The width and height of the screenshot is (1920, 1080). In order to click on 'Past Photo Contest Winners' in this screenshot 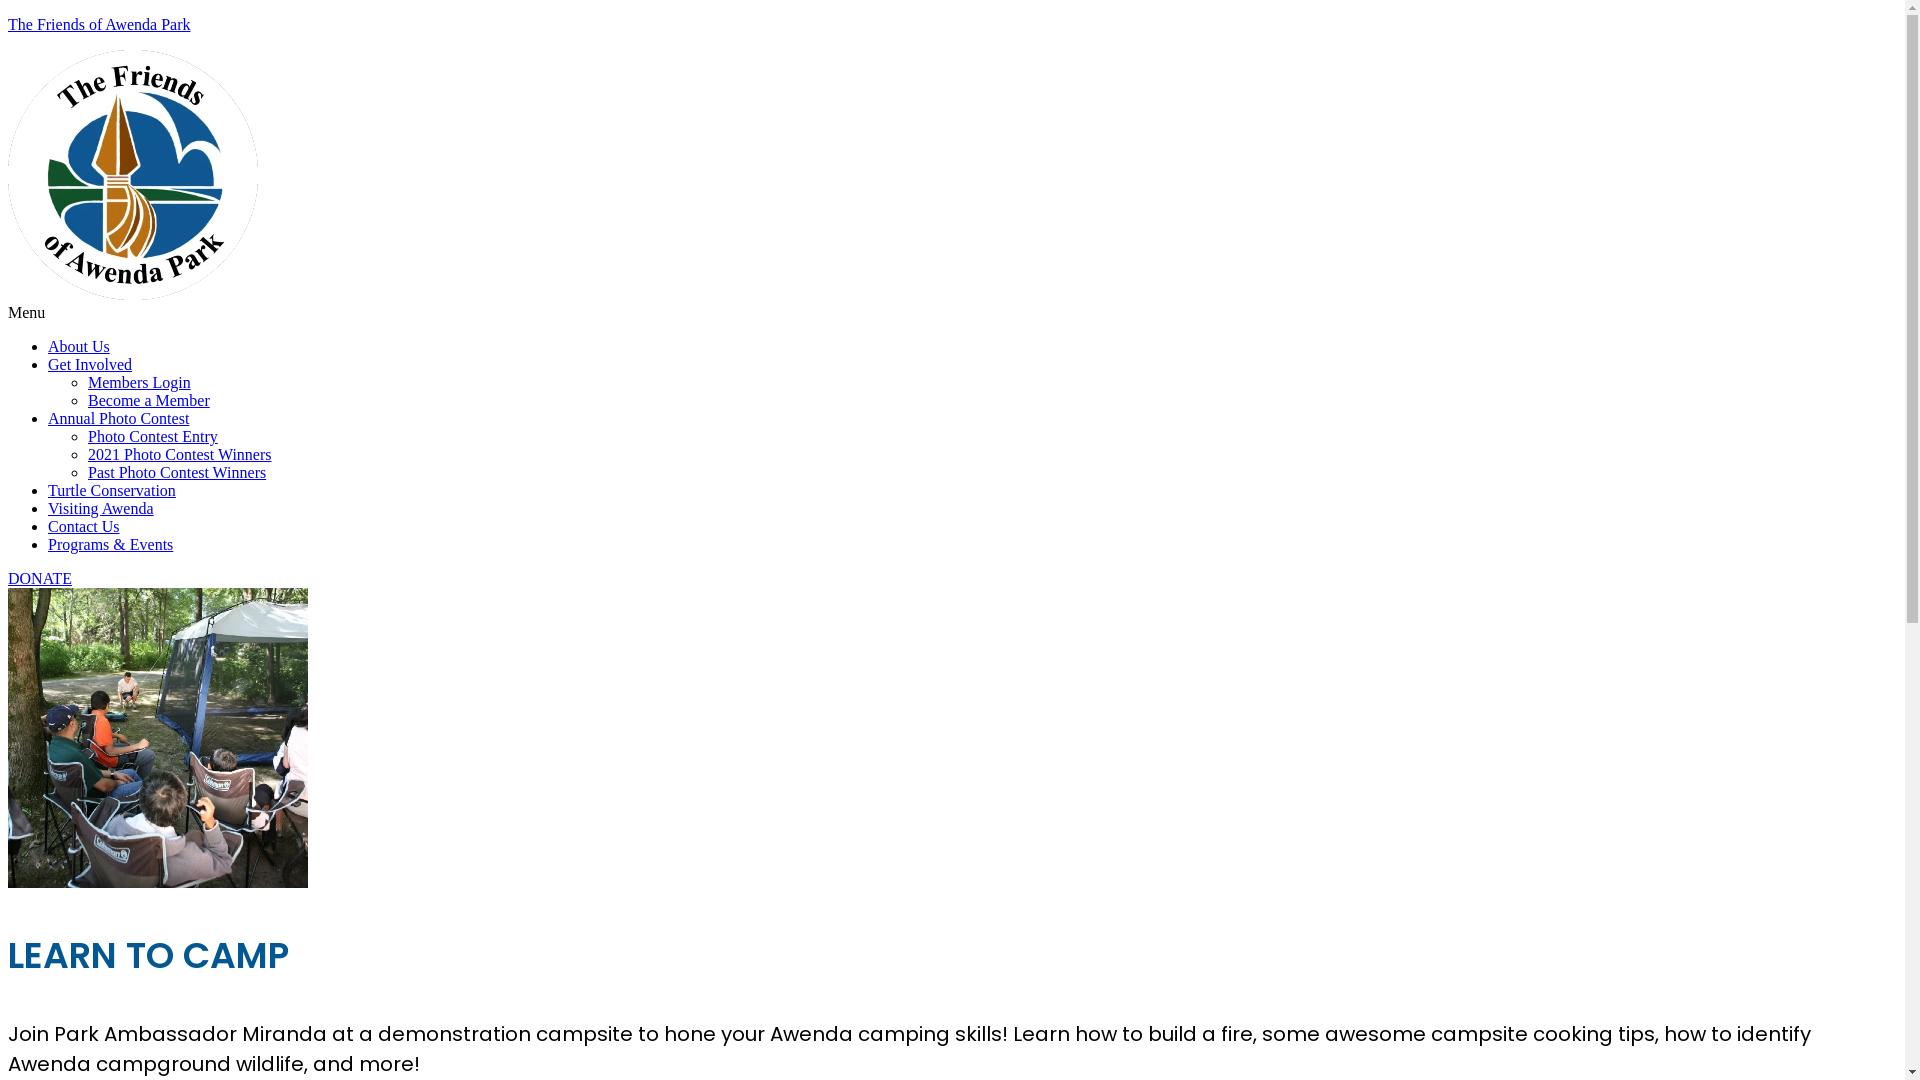, I will do `click(86, 472)`.